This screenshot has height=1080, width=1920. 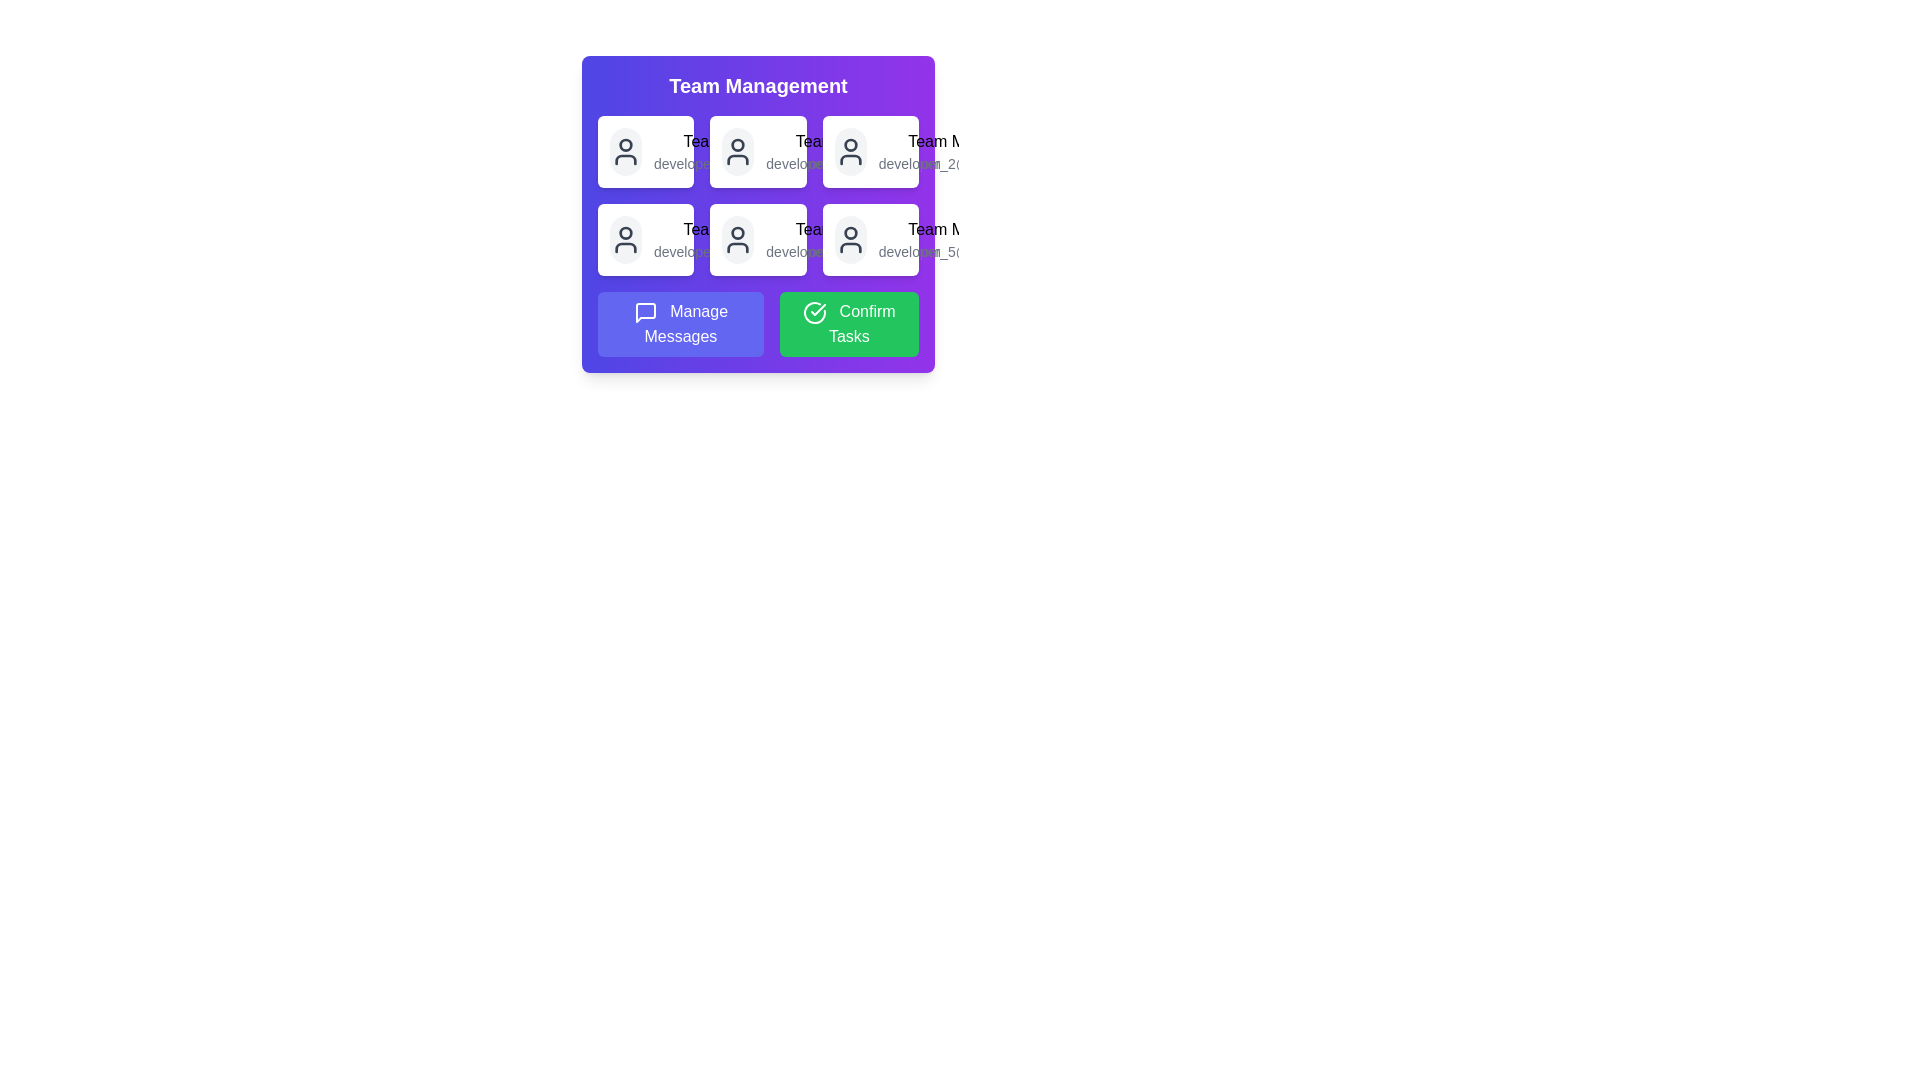 I want to click on the user profile icon, which is represented by a minimalist circular head and semicircular body, located in the second row and second column of the 'Team Management' panel, so click(x=737, y=238).